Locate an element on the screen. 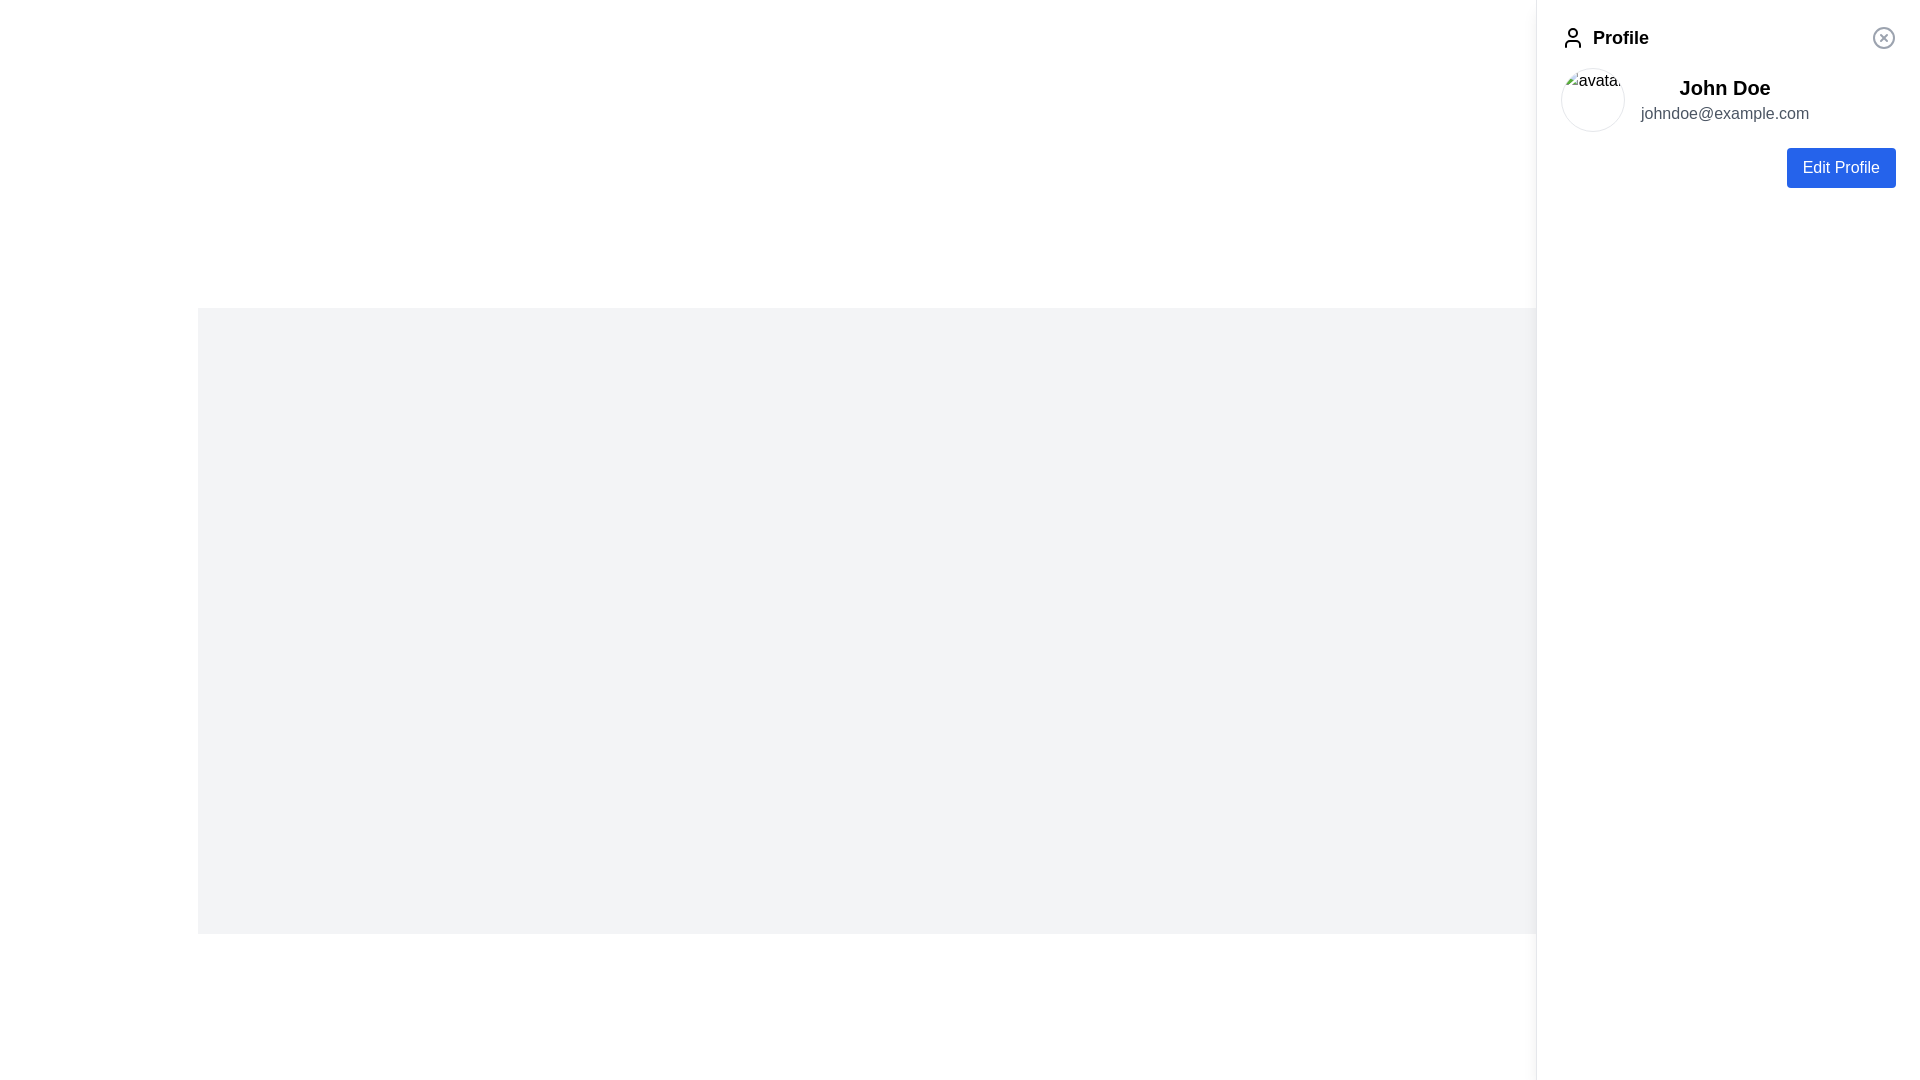  the central circle of the close button located at the top-right of the user interface, which is part of an SVG-based button design is located at coordinates (1882, 38).